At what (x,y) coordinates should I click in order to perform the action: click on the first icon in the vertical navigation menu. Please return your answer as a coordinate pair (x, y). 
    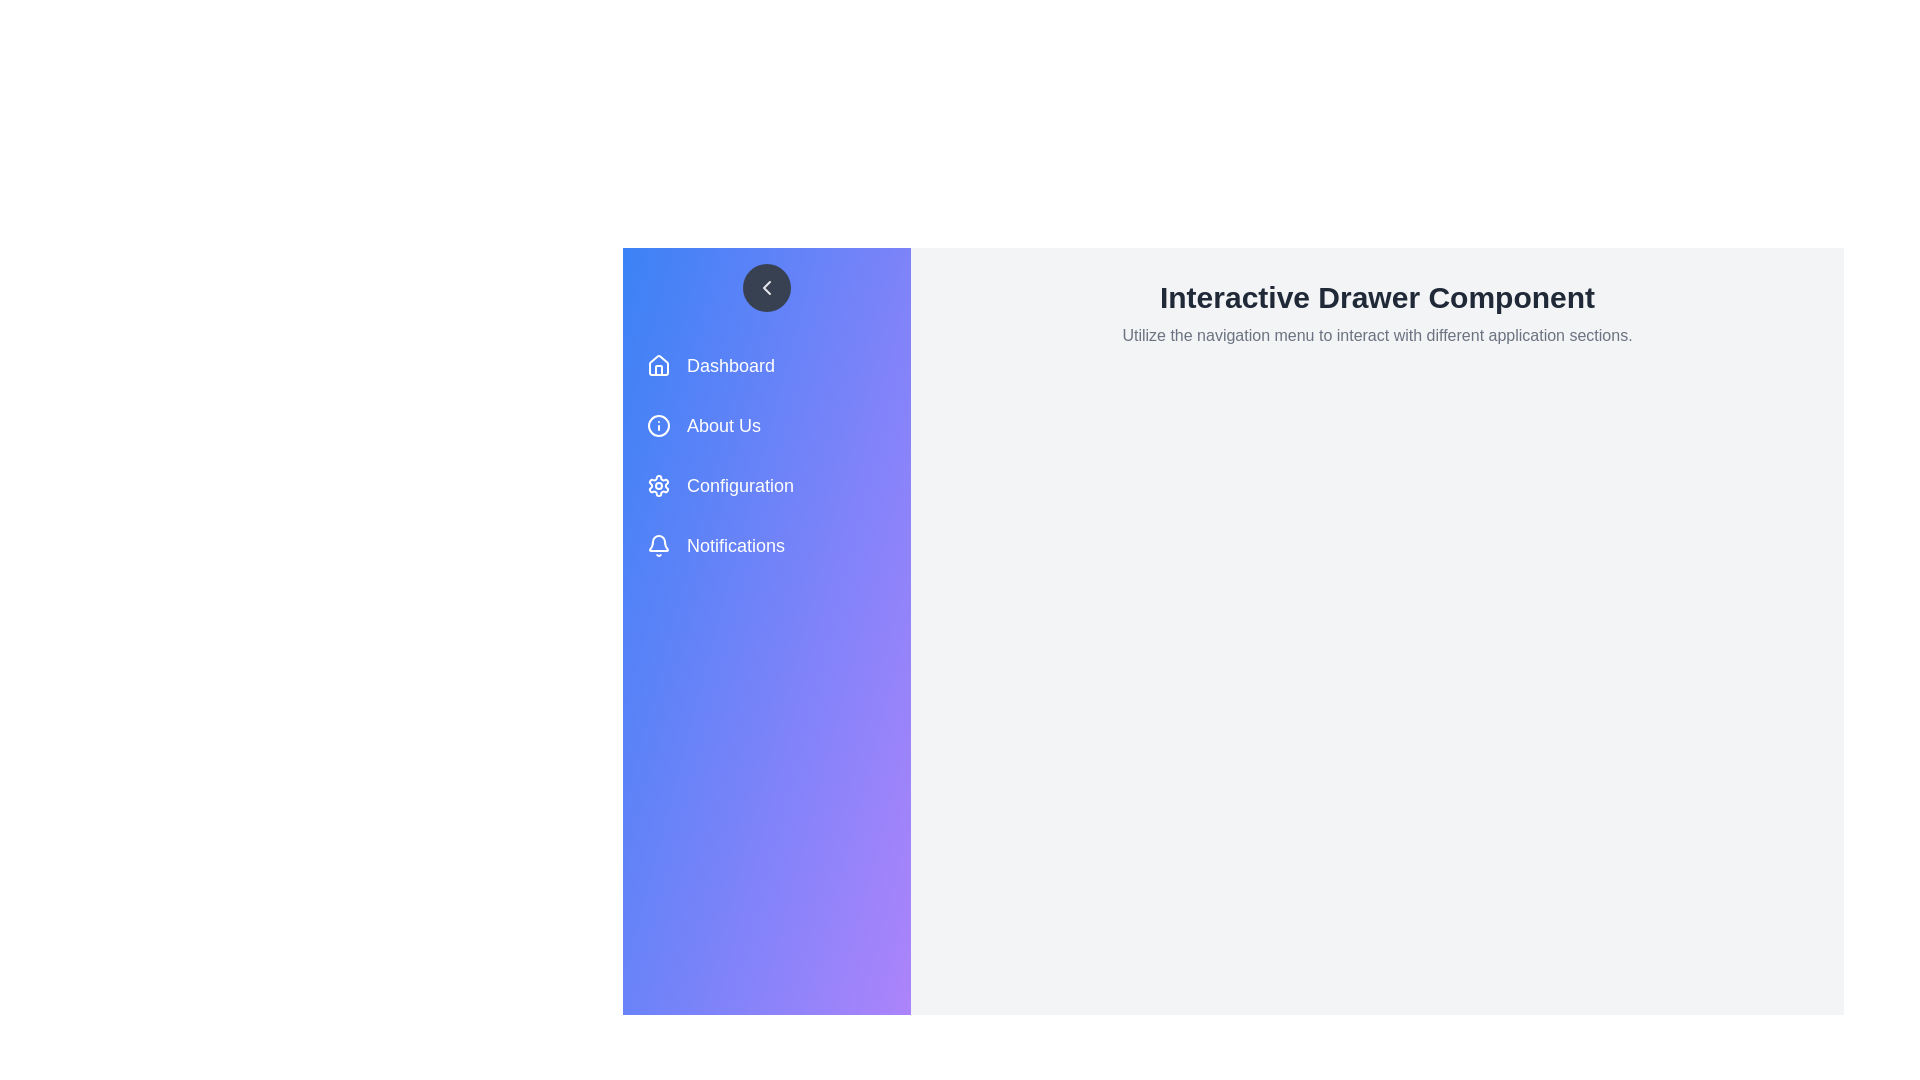
    Looking at the image, I should click on (658, 366).